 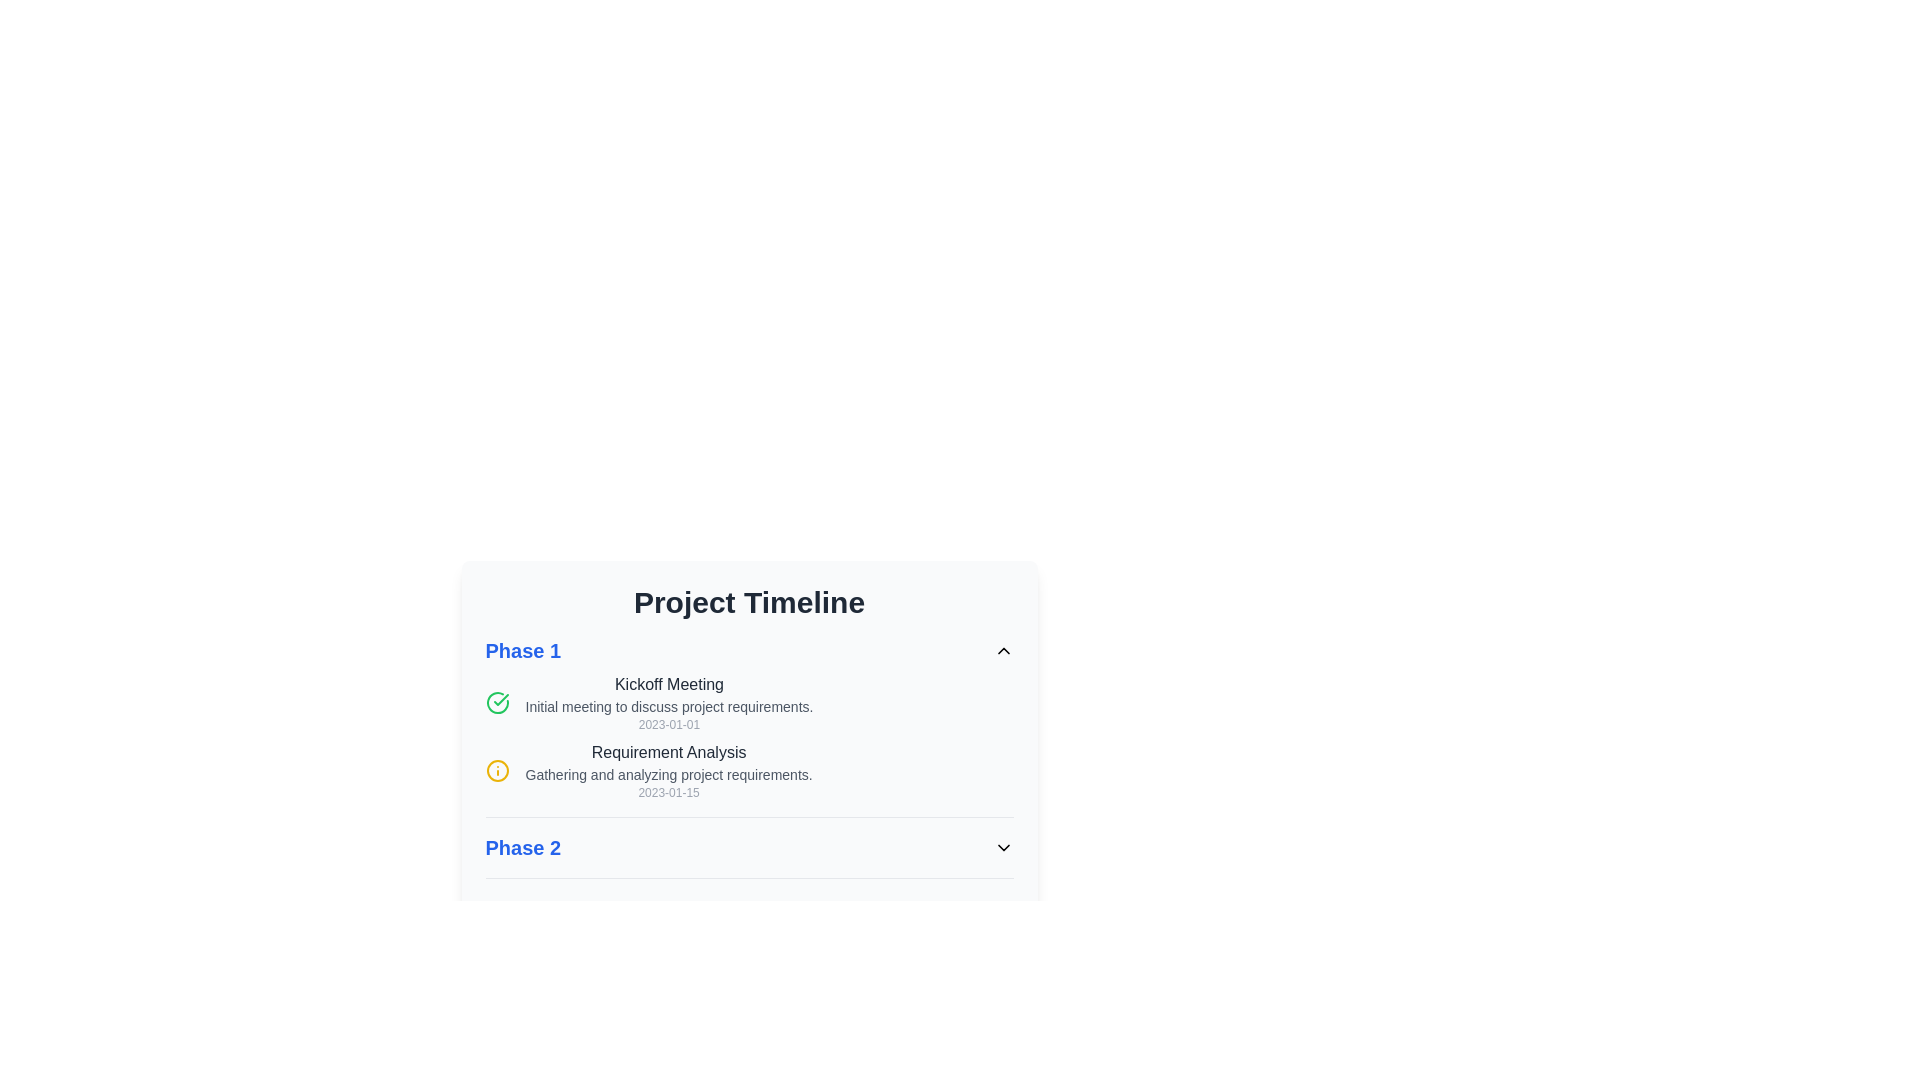 I want to click on date displayed in the Text Label that serves as a timestamp for the 'Kickoff Meeting', located below the descriptive sentence and part of the first phase of the timeline, so click(x=669, y=725).